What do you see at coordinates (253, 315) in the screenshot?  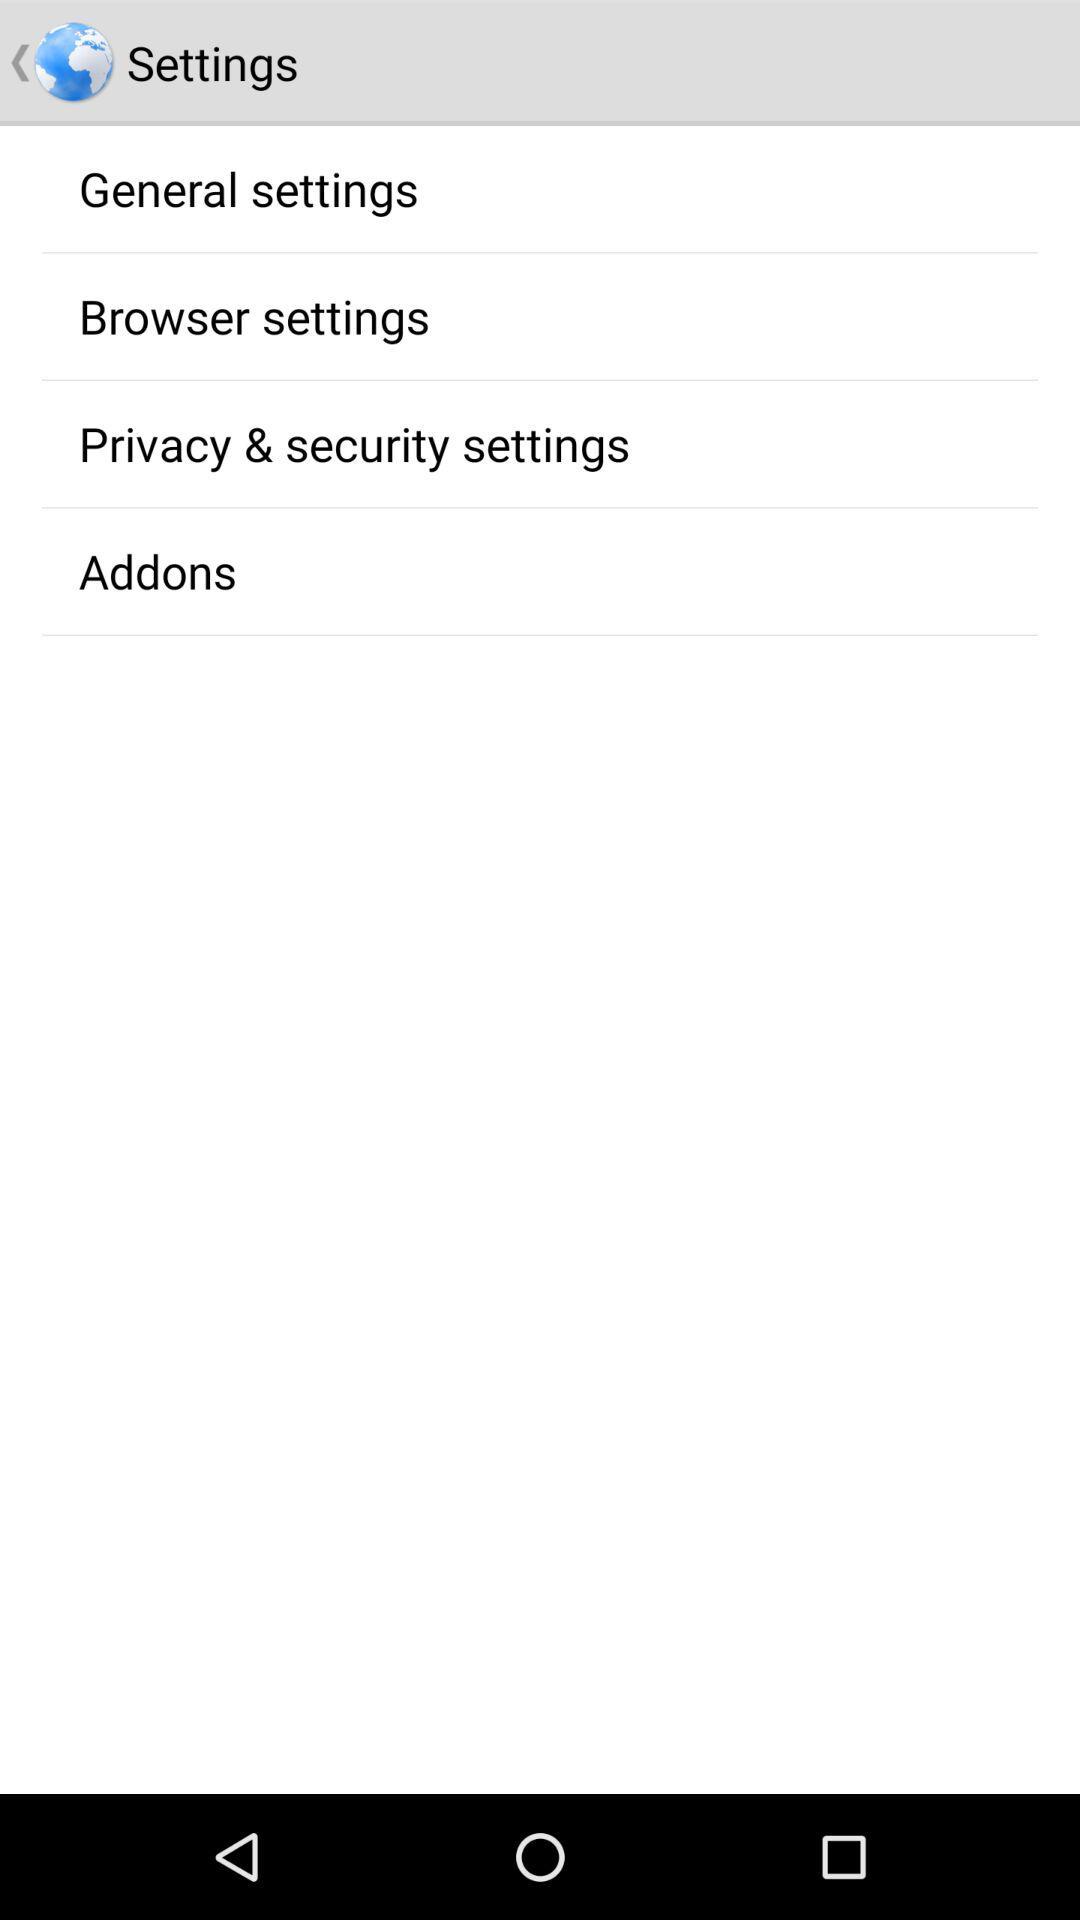 I see `the icon below general settings icon` at bounding box center [253, 315].